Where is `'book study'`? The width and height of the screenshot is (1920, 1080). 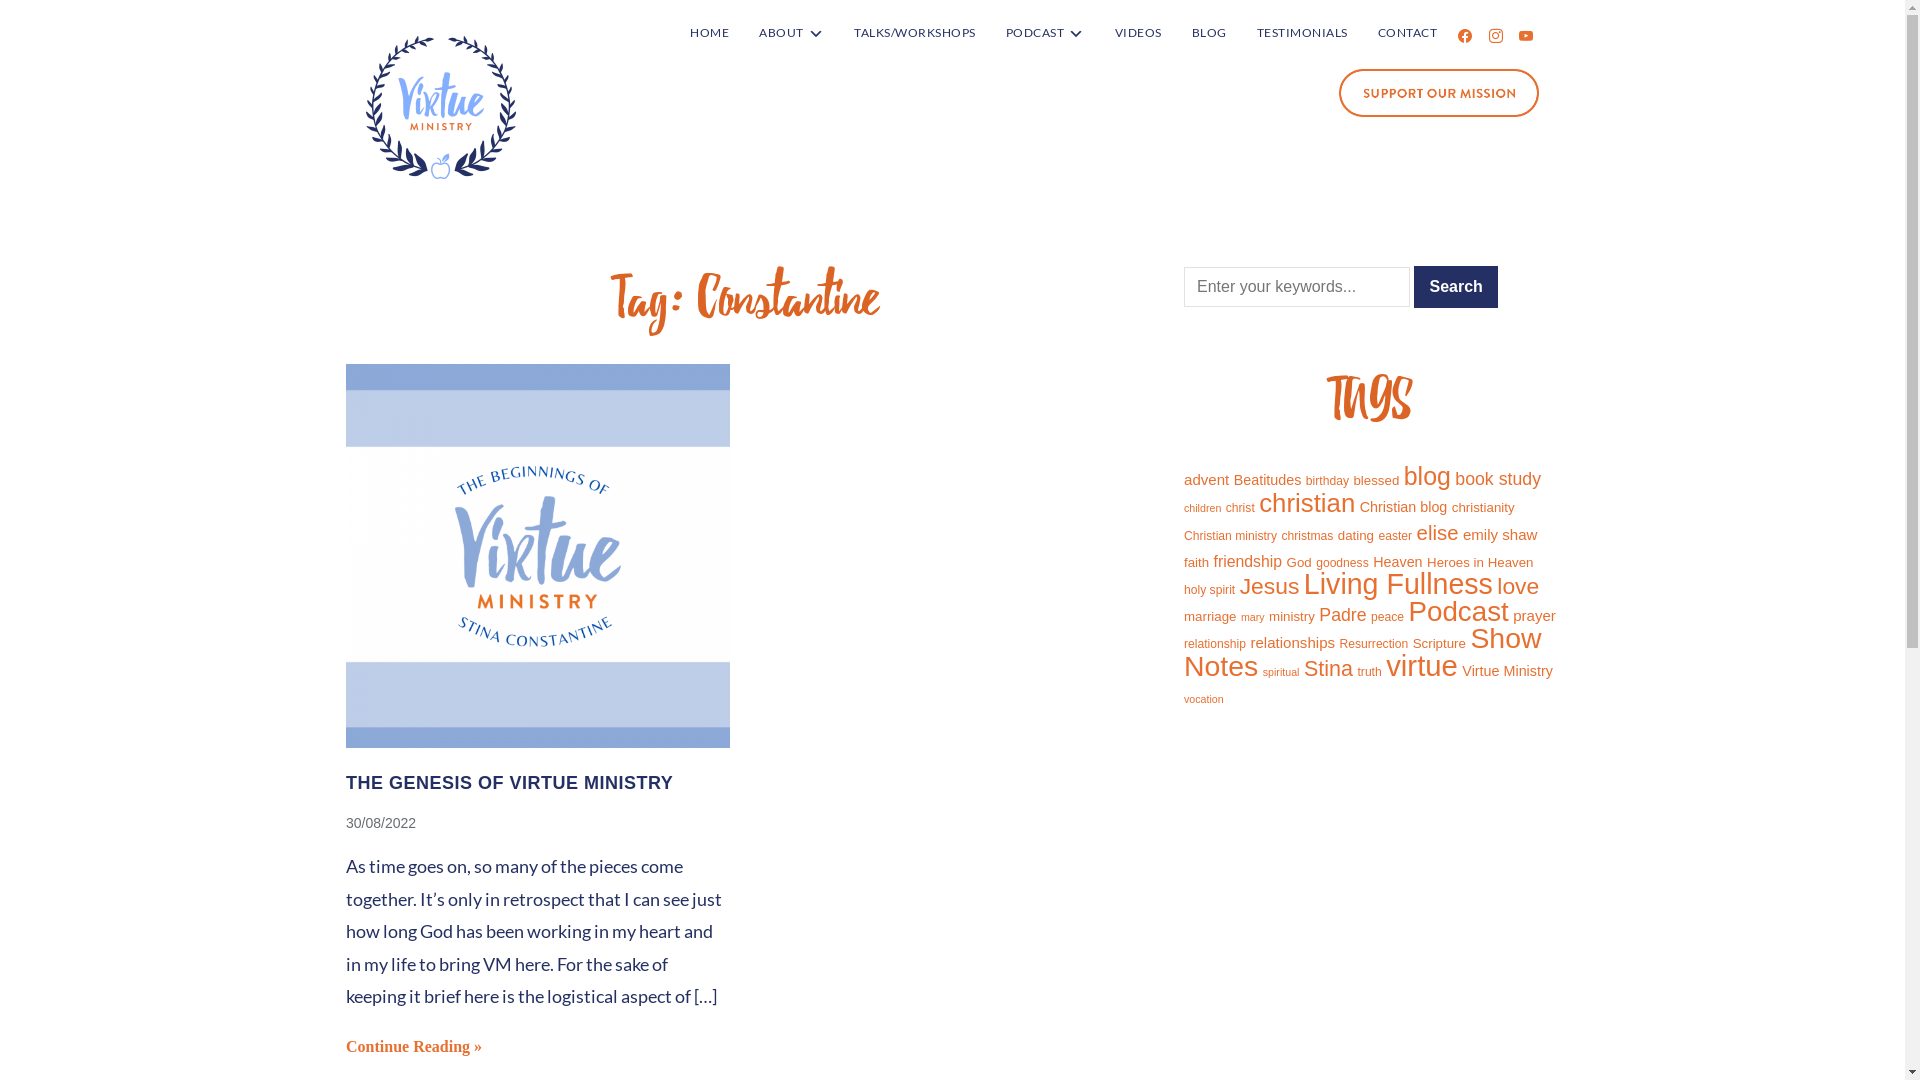 'book study' is located at coordinates (1497, 478).